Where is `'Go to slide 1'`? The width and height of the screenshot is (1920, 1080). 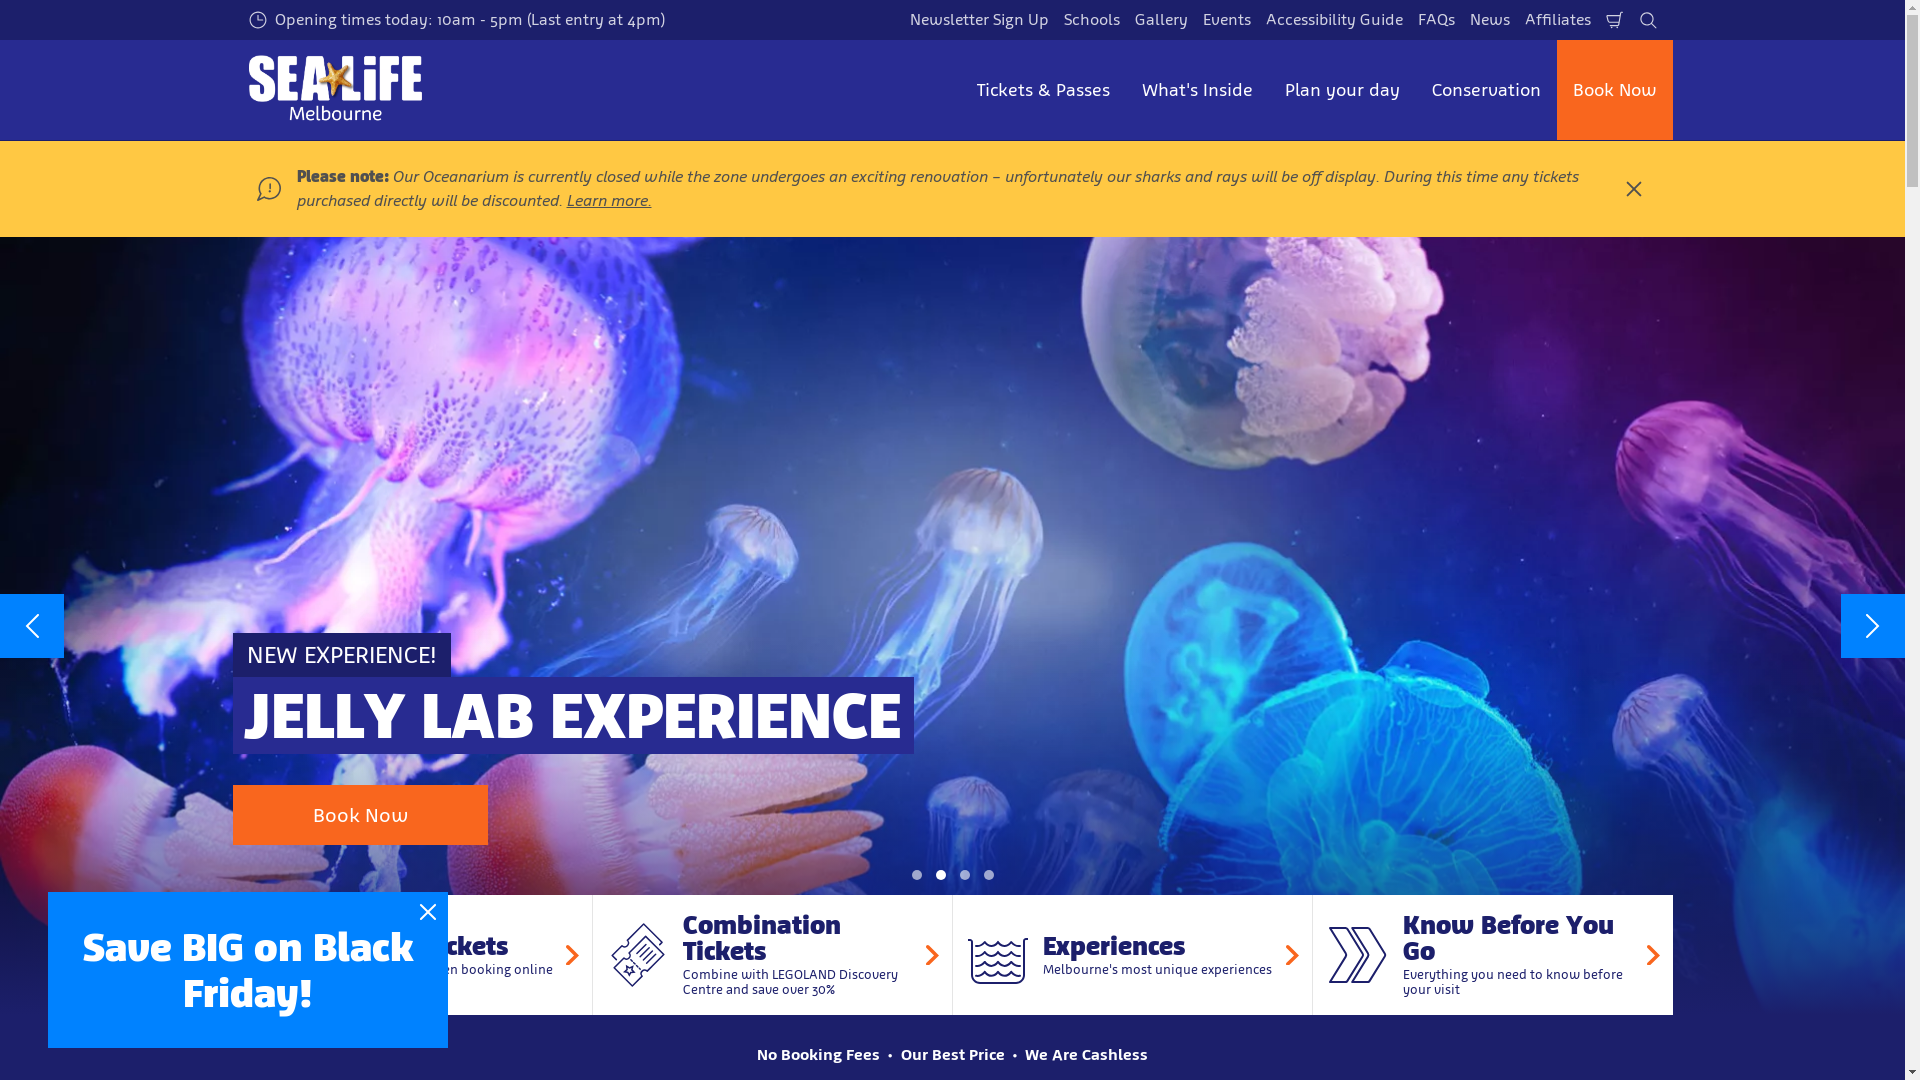
'Go to slide 1' is located at coordinates (915, 874).